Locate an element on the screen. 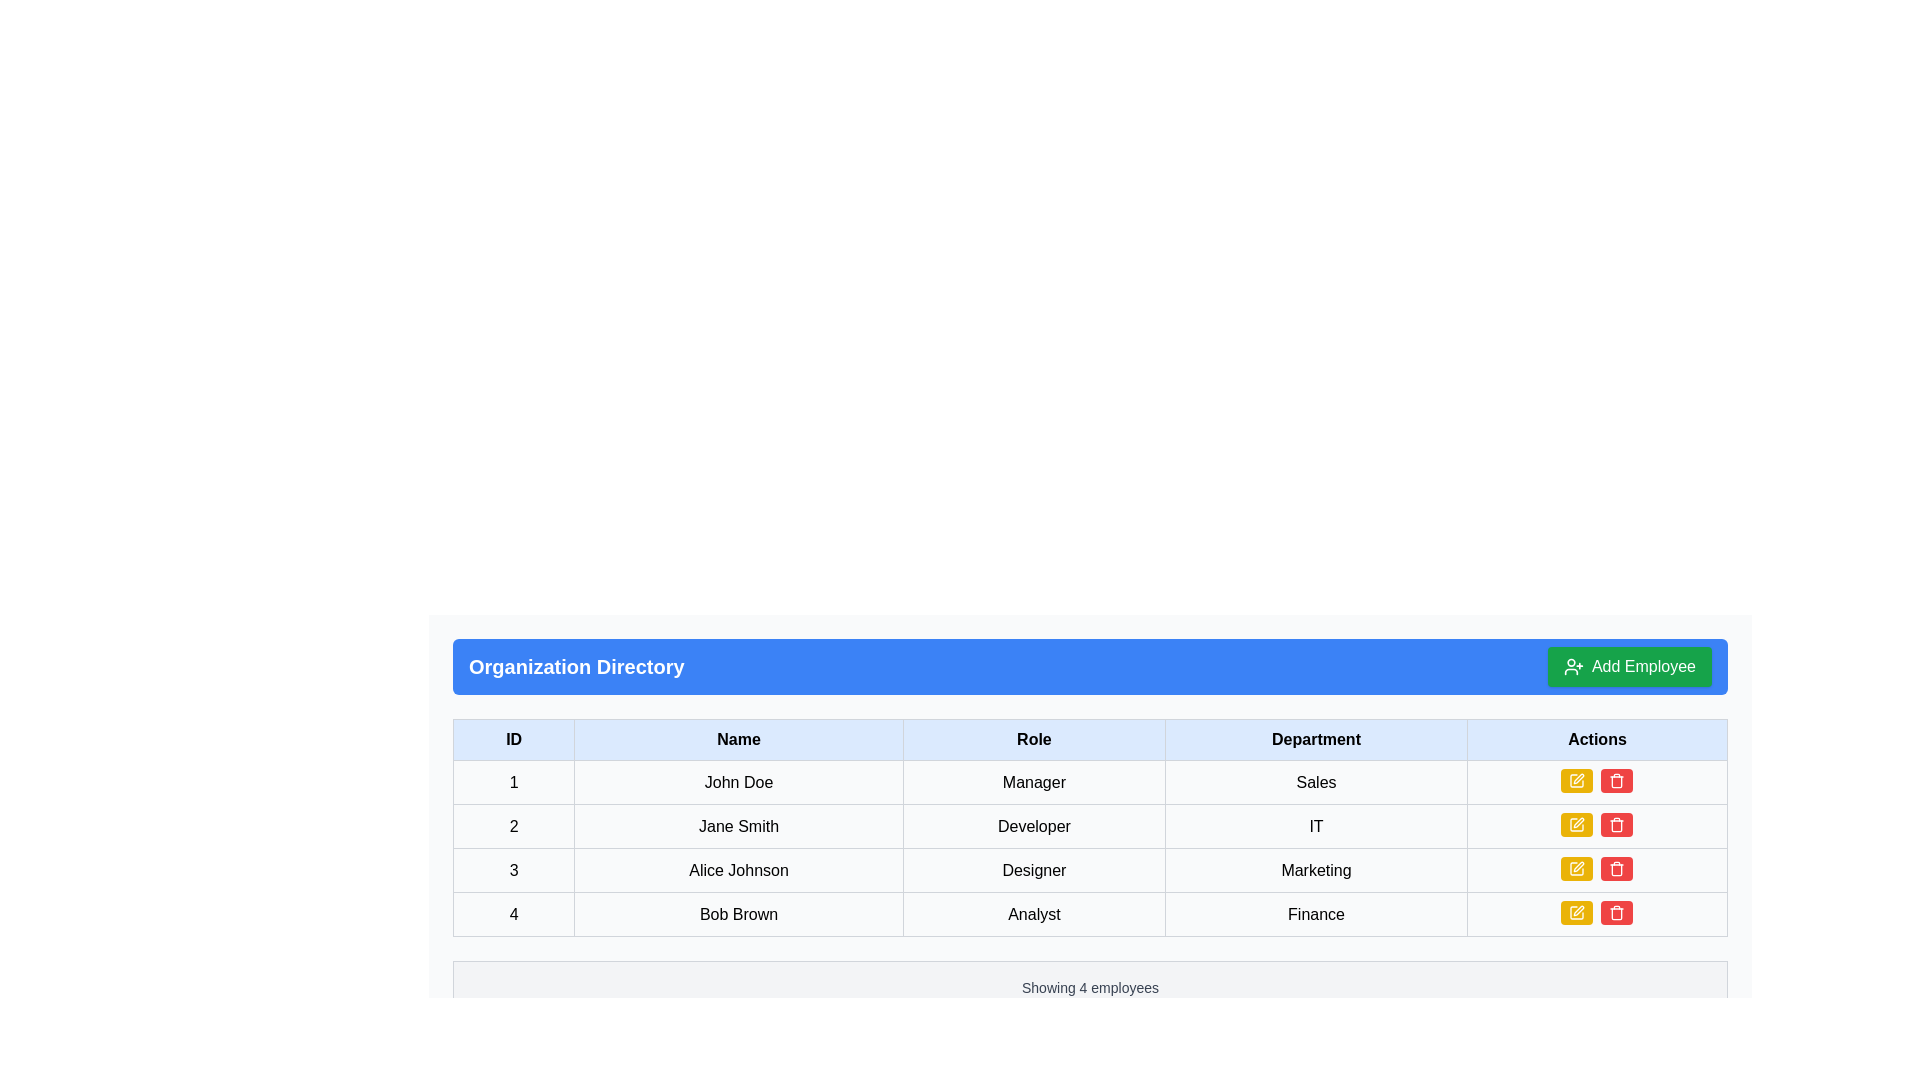  the 'Finance' text cell element located in the fourth row and fourth column of a table is located at coordinates (1316, 914).